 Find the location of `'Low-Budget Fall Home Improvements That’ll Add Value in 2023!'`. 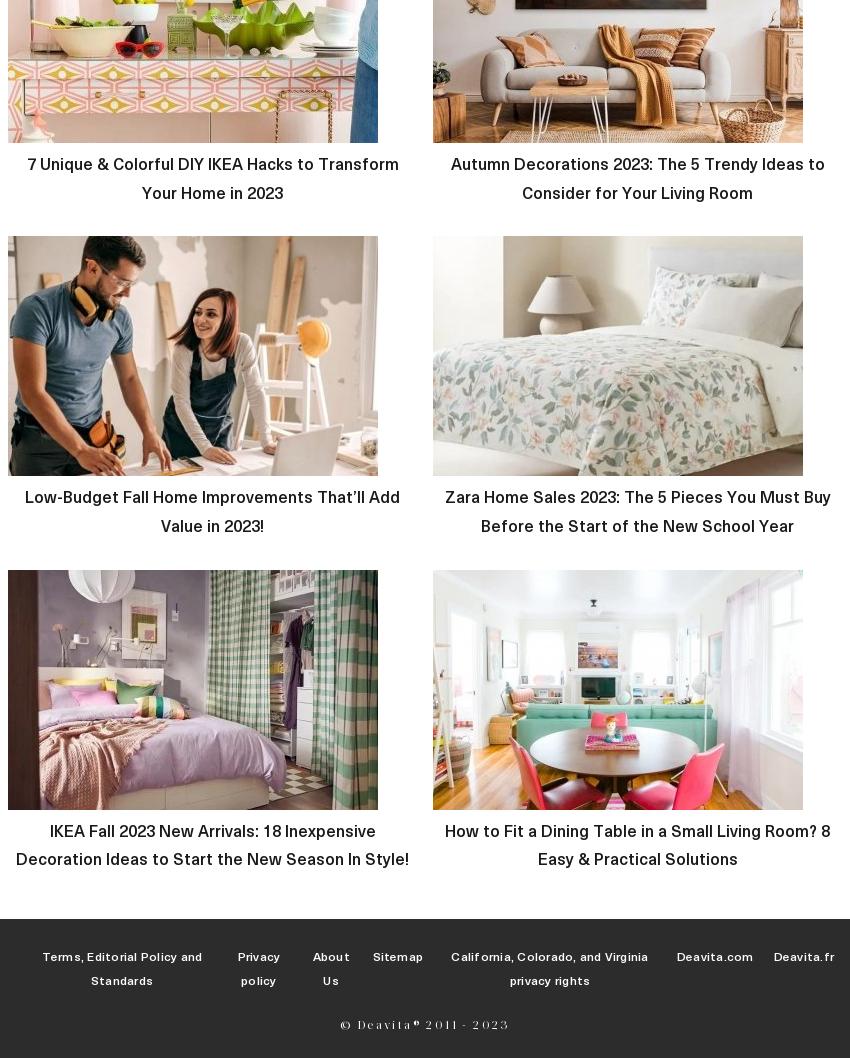

'Low-Budget Fall Home Improvements That’ll Add Value in 2023!' is located at coordinates (211, 510).